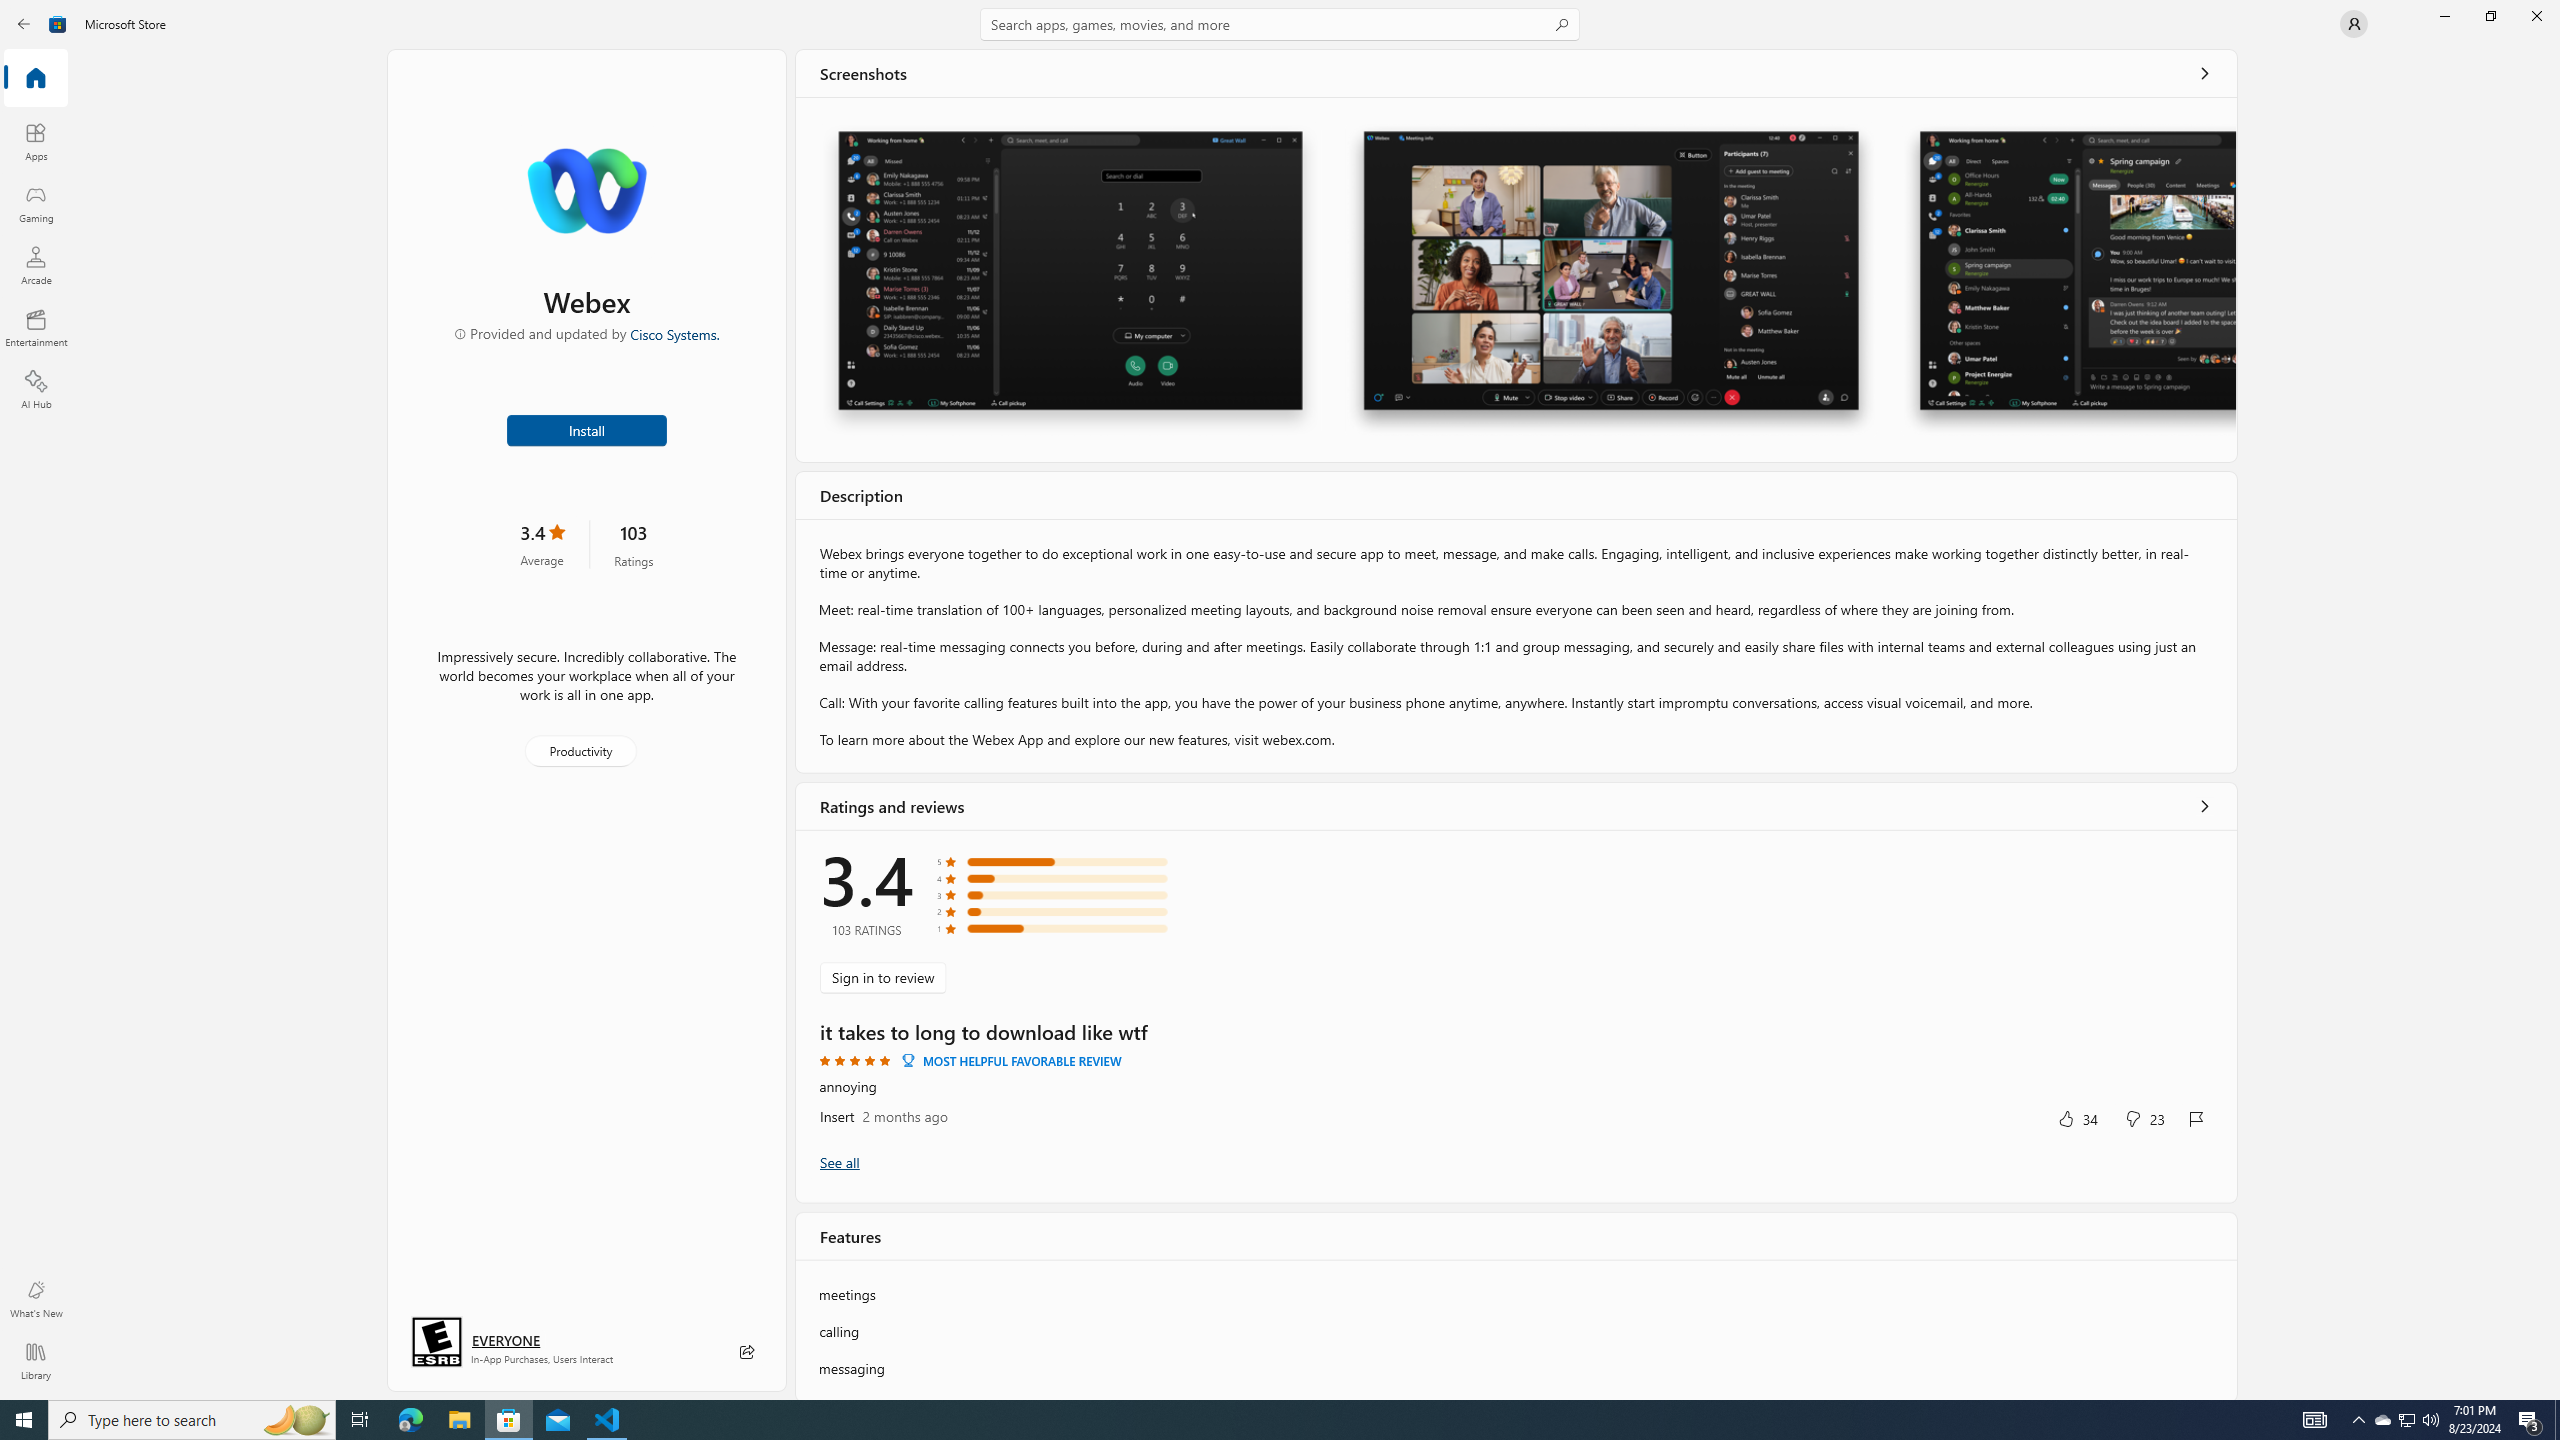  What do you see at coordinates (34, 1298) in the screenshot?
I see `'What'` at bounding box center [34, 1298].